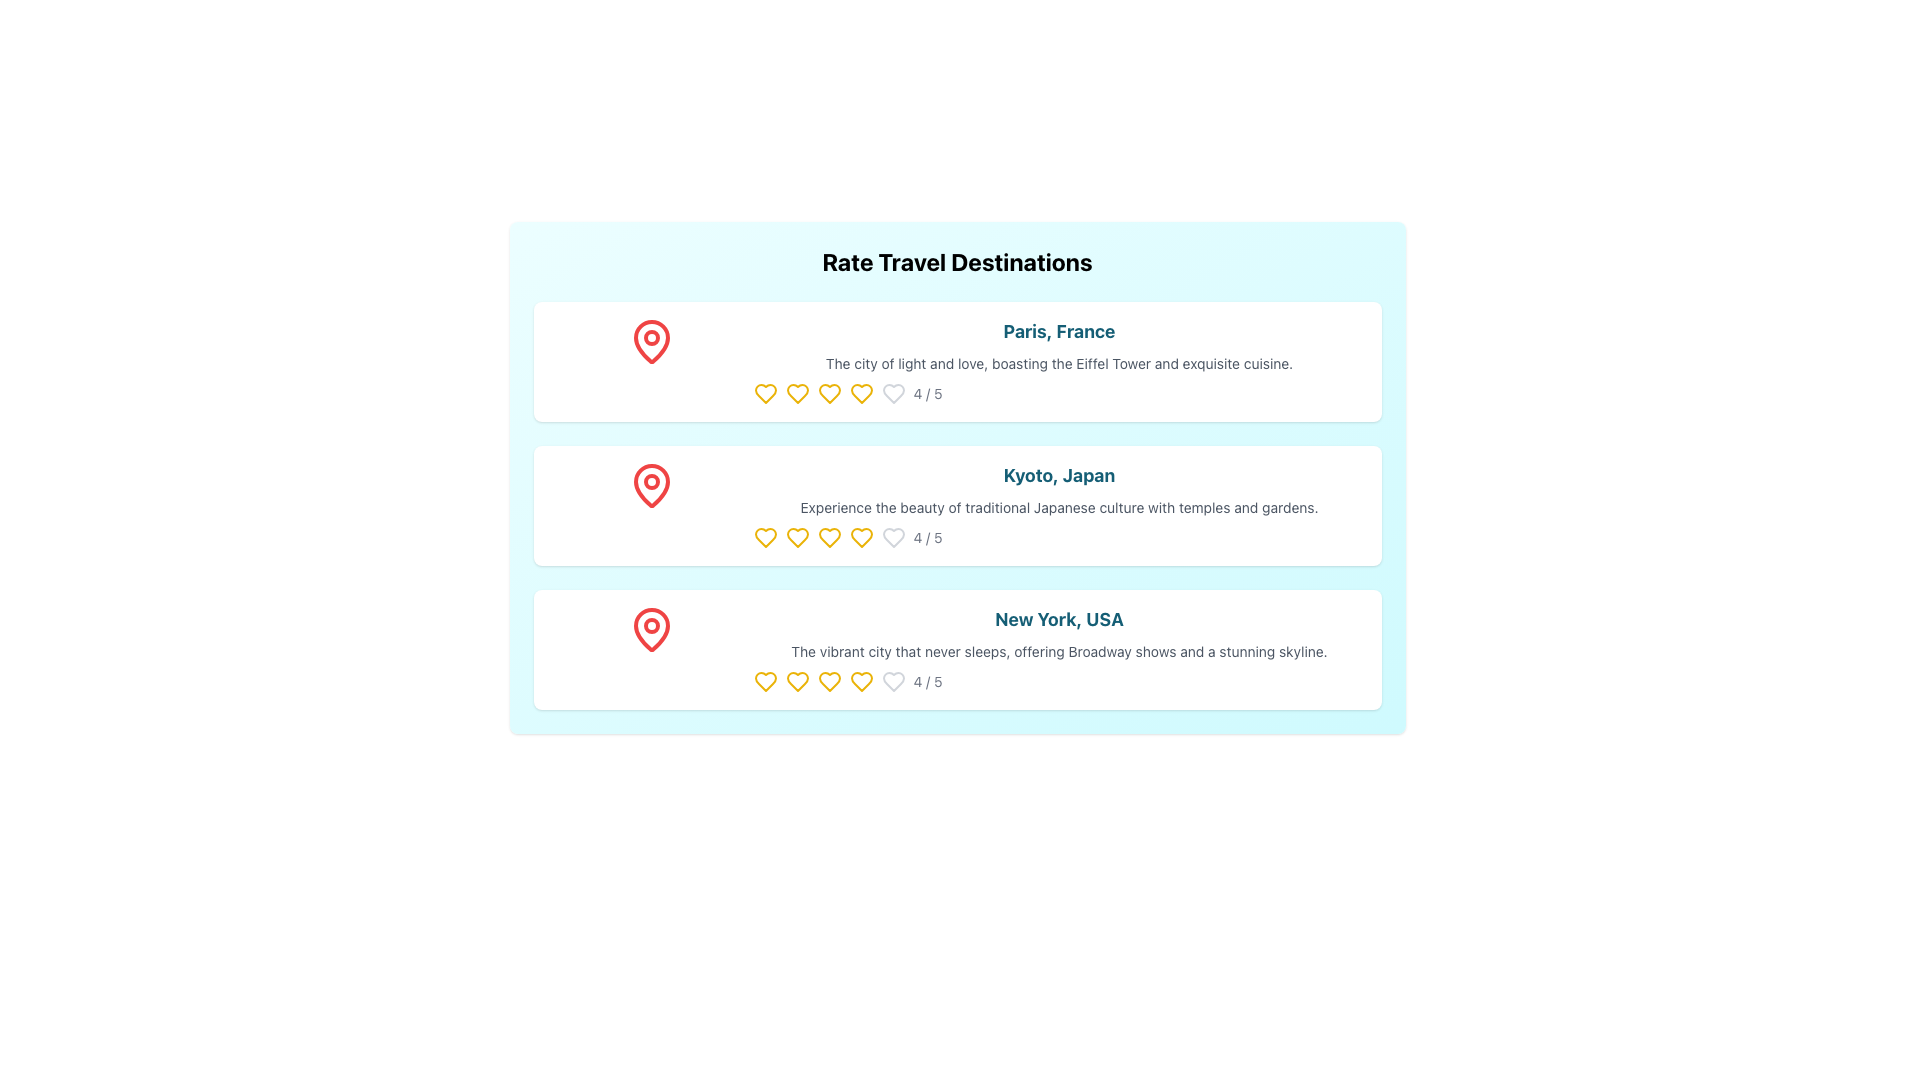  What do you see at coordinates (829, 681) in the screenshot?
I see `the heart-shaped icon with a yellow border and a white interior, which is the fourth icon in the rating section for 'New York, USA'` at bounding box center [829, 681].